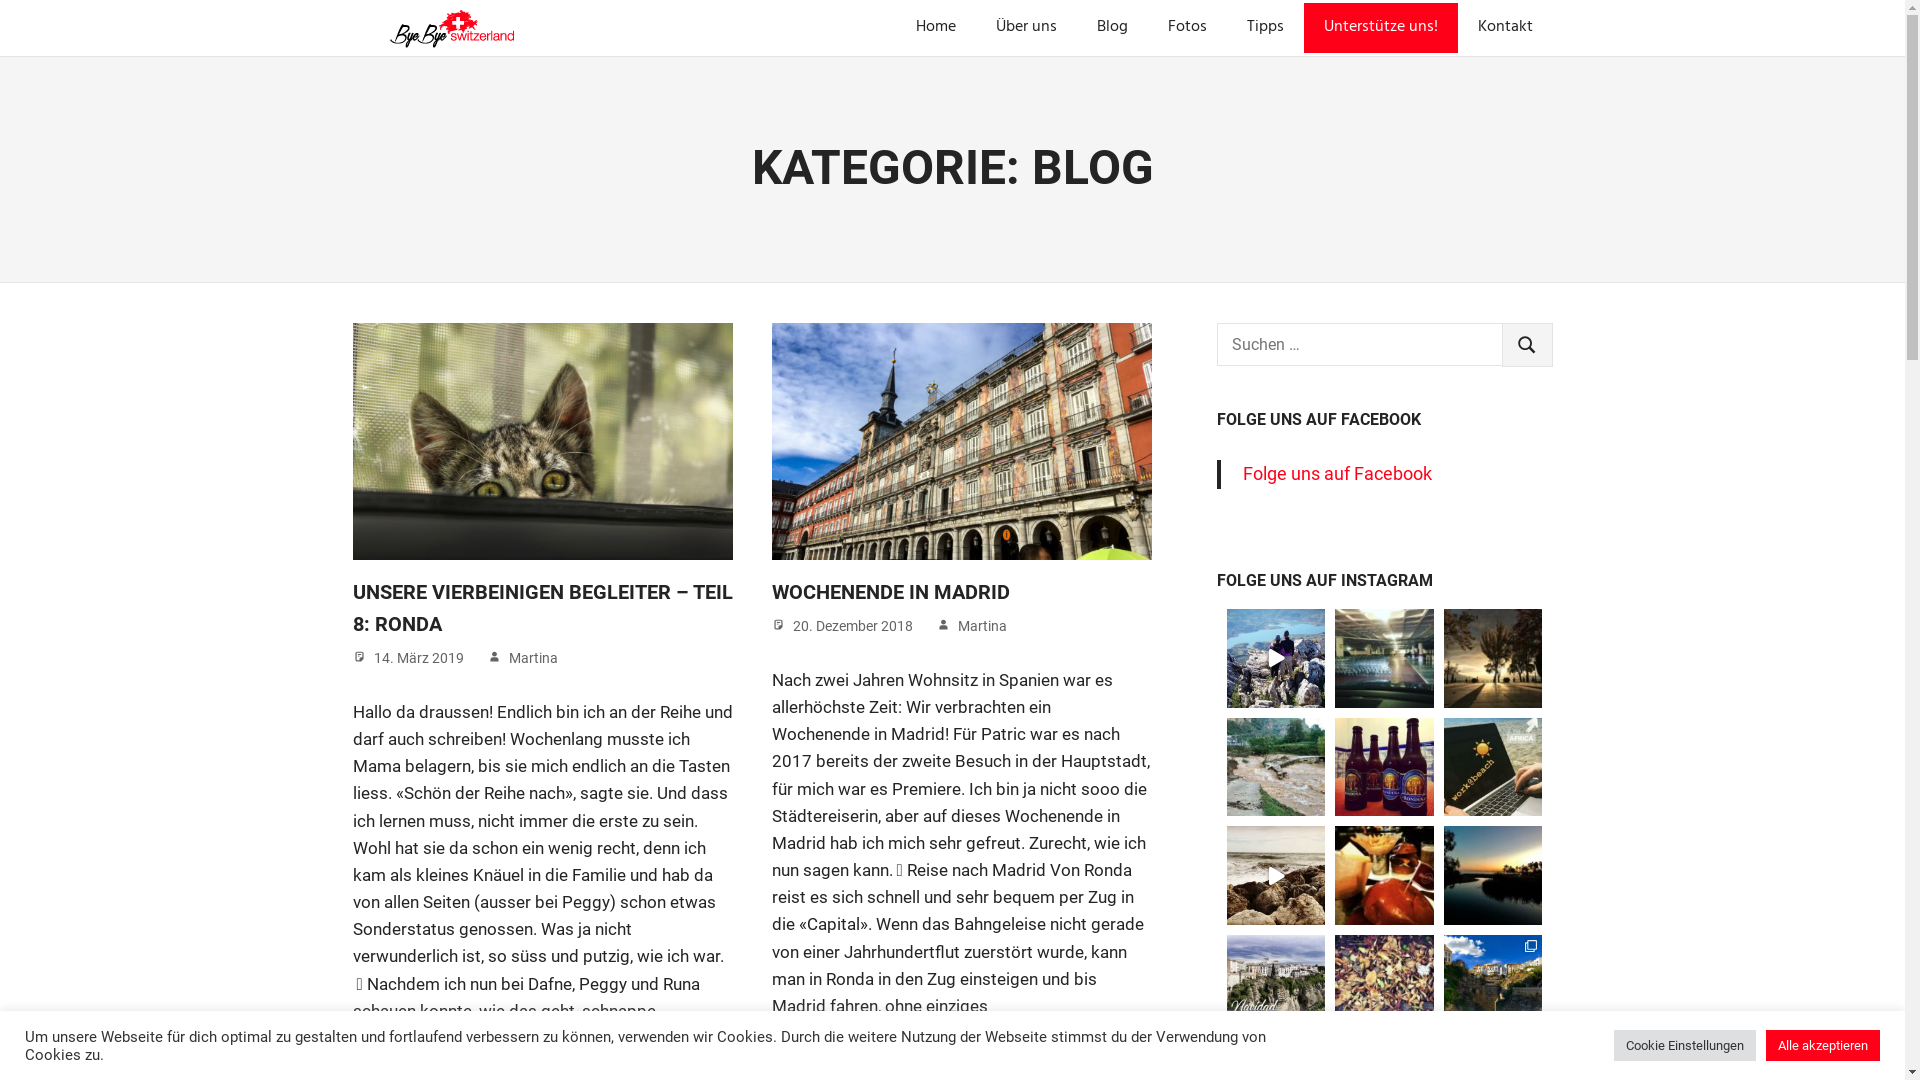 The image size is (1920, 1080). I want to click on 'FOLGE UNS AUF FACEBOOK', so click(1318, 418).